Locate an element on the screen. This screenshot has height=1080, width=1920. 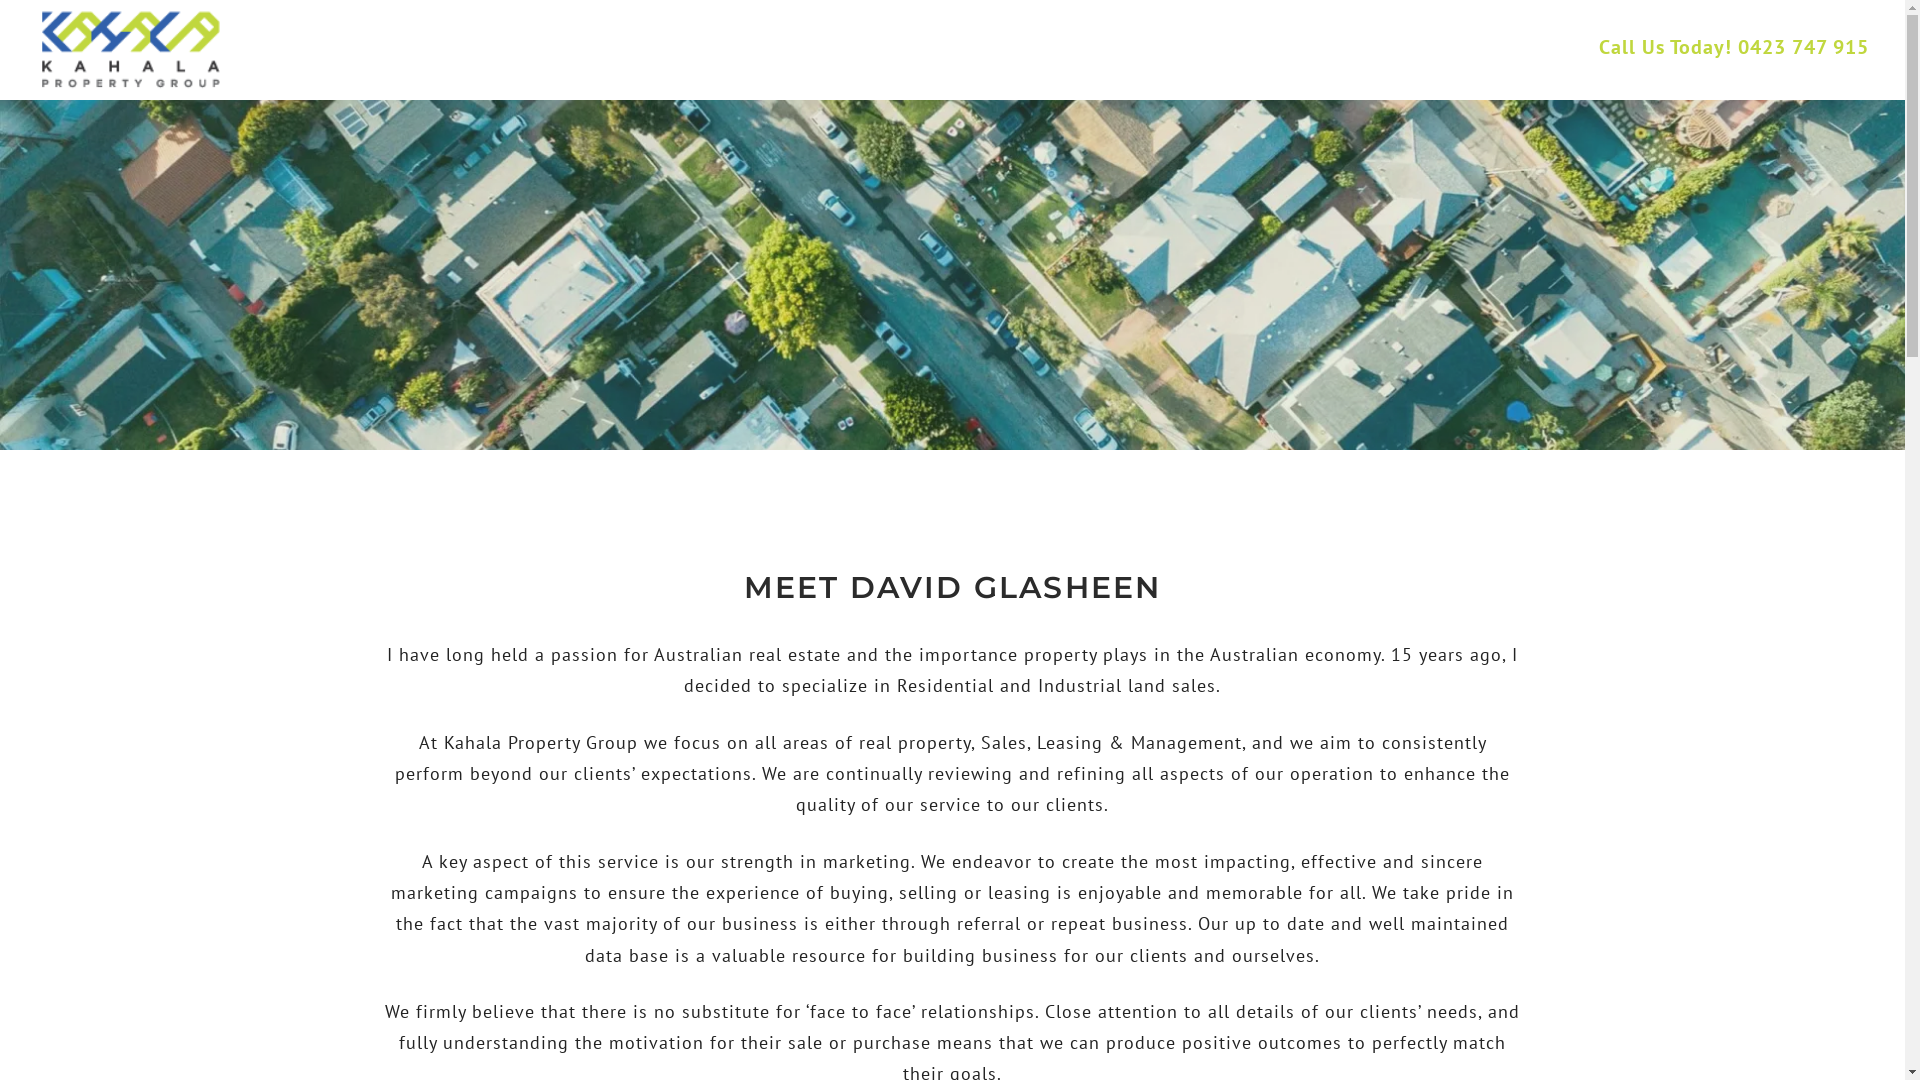
'Call Us Today! 0423 747 915' is located at coordinates (1732, 48).